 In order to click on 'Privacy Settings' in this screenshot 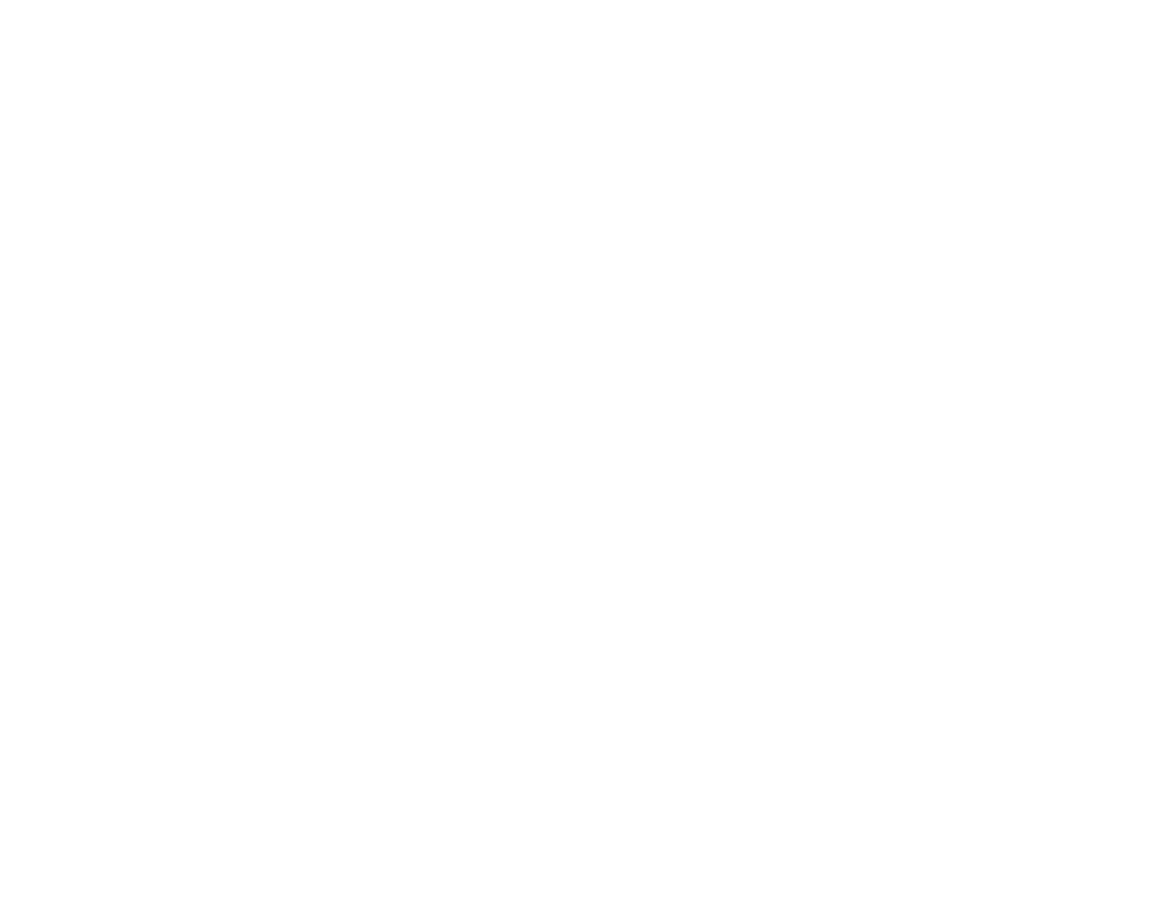, I will do `click(888, 736)`.